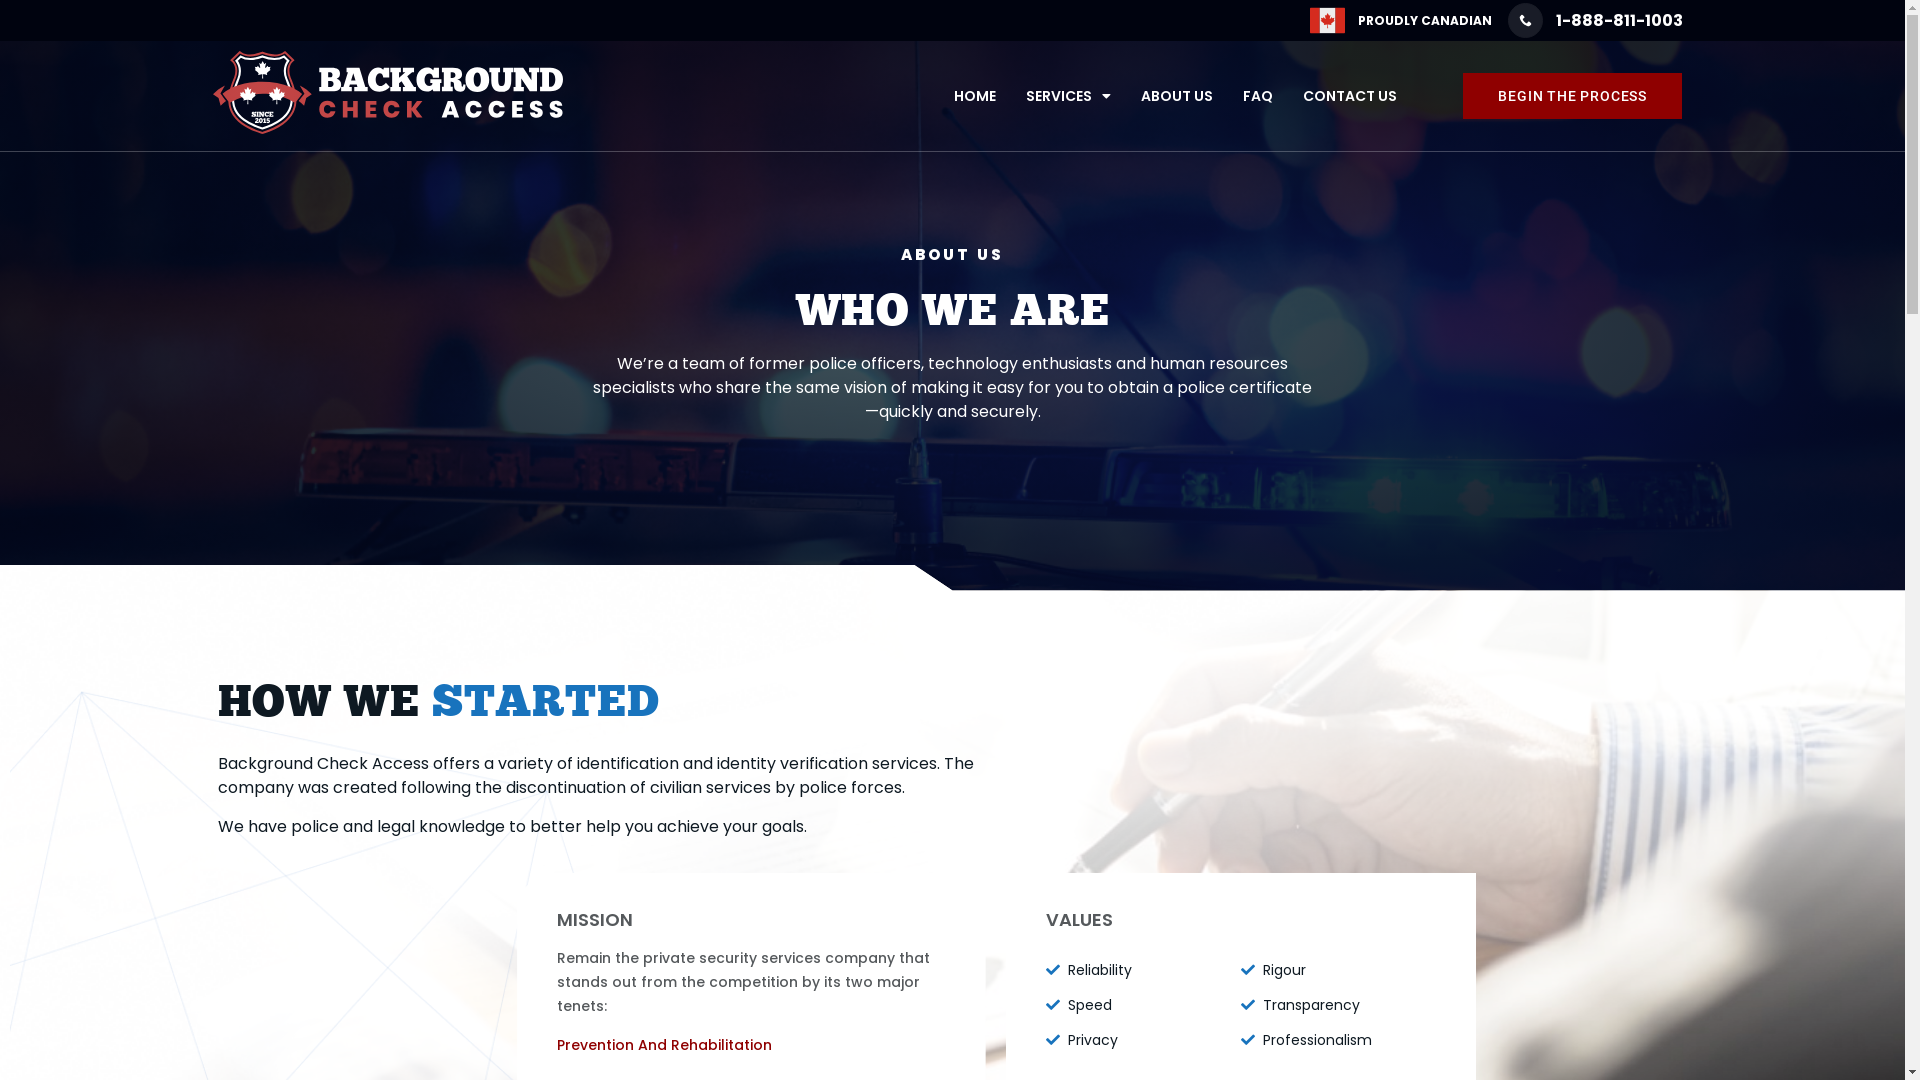  What do you see at coordinates (664, 1044) in the screenshot?
I see `'Prevention And Rehabilitation'` at bounding box center [664, 1044].